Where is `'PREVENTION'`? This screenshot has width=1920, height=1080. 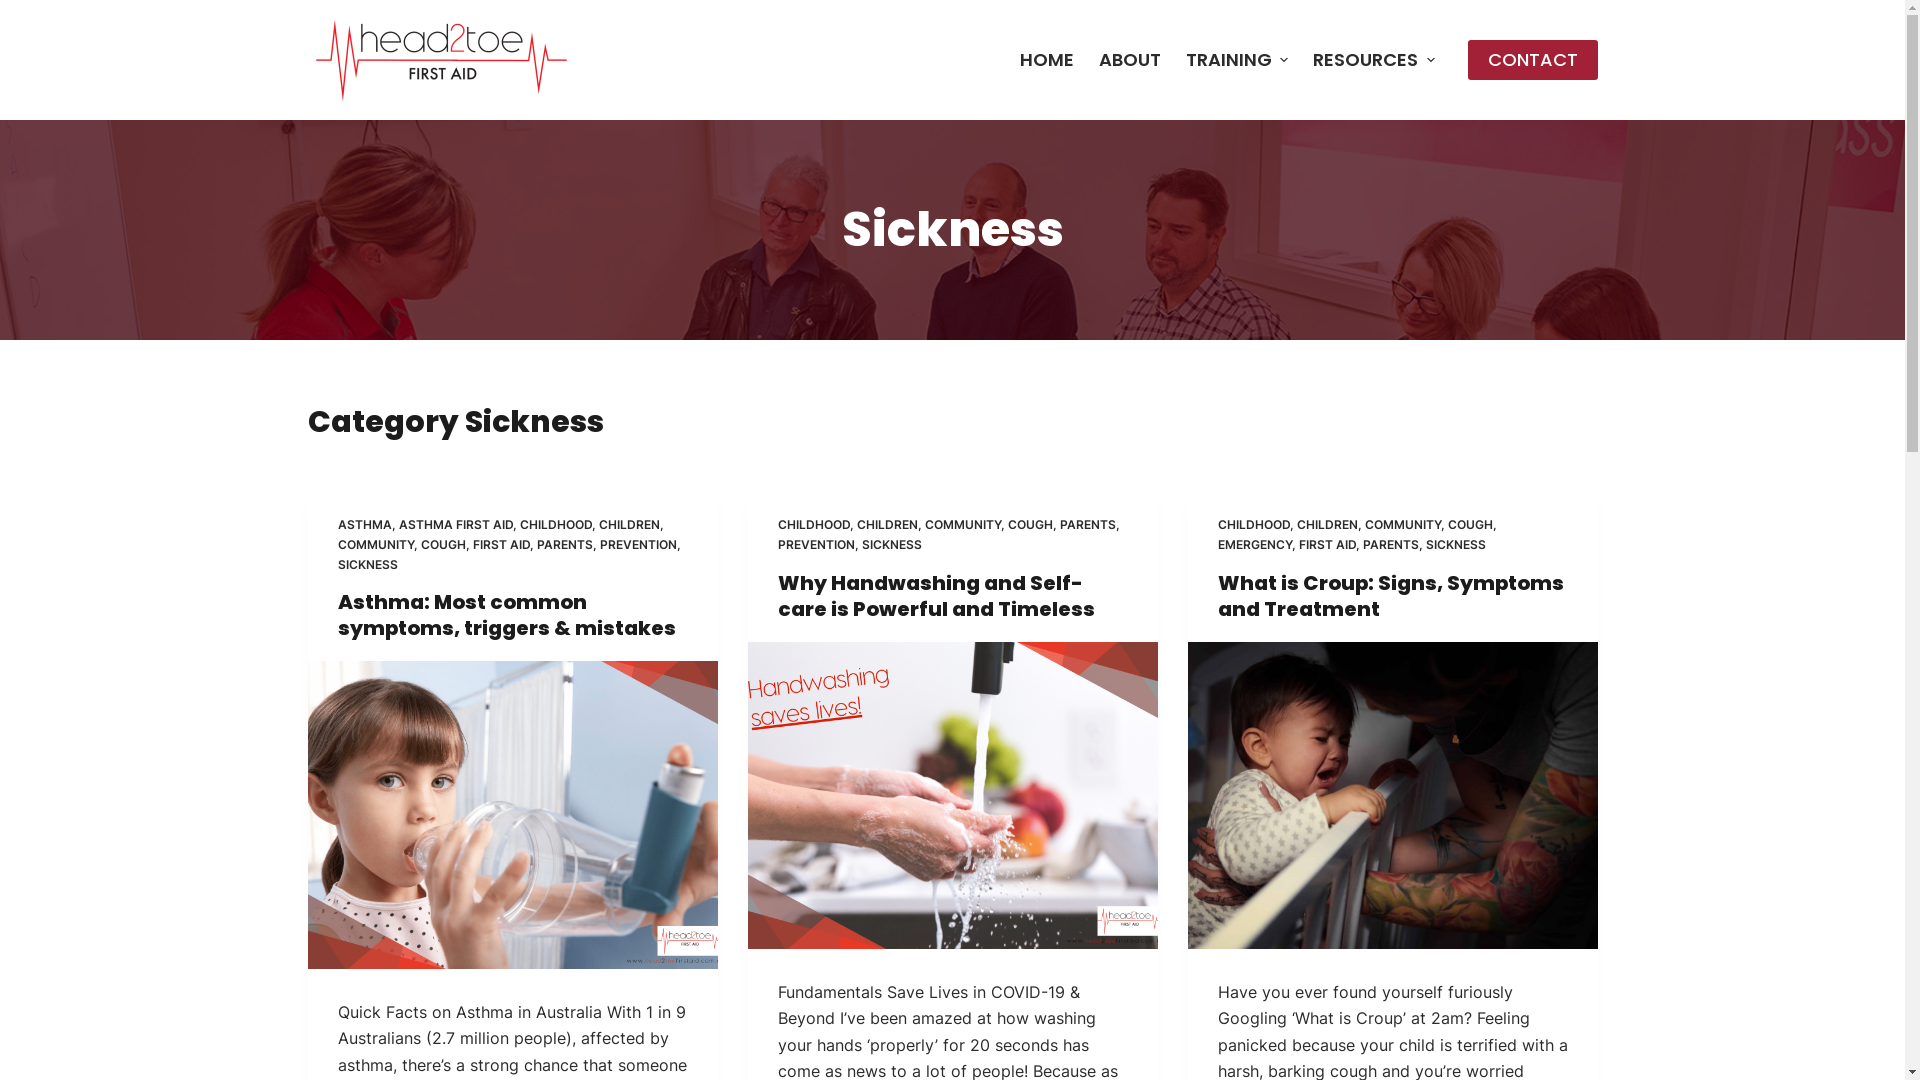 'PREVENTION' is located at coordinates (637, 544).